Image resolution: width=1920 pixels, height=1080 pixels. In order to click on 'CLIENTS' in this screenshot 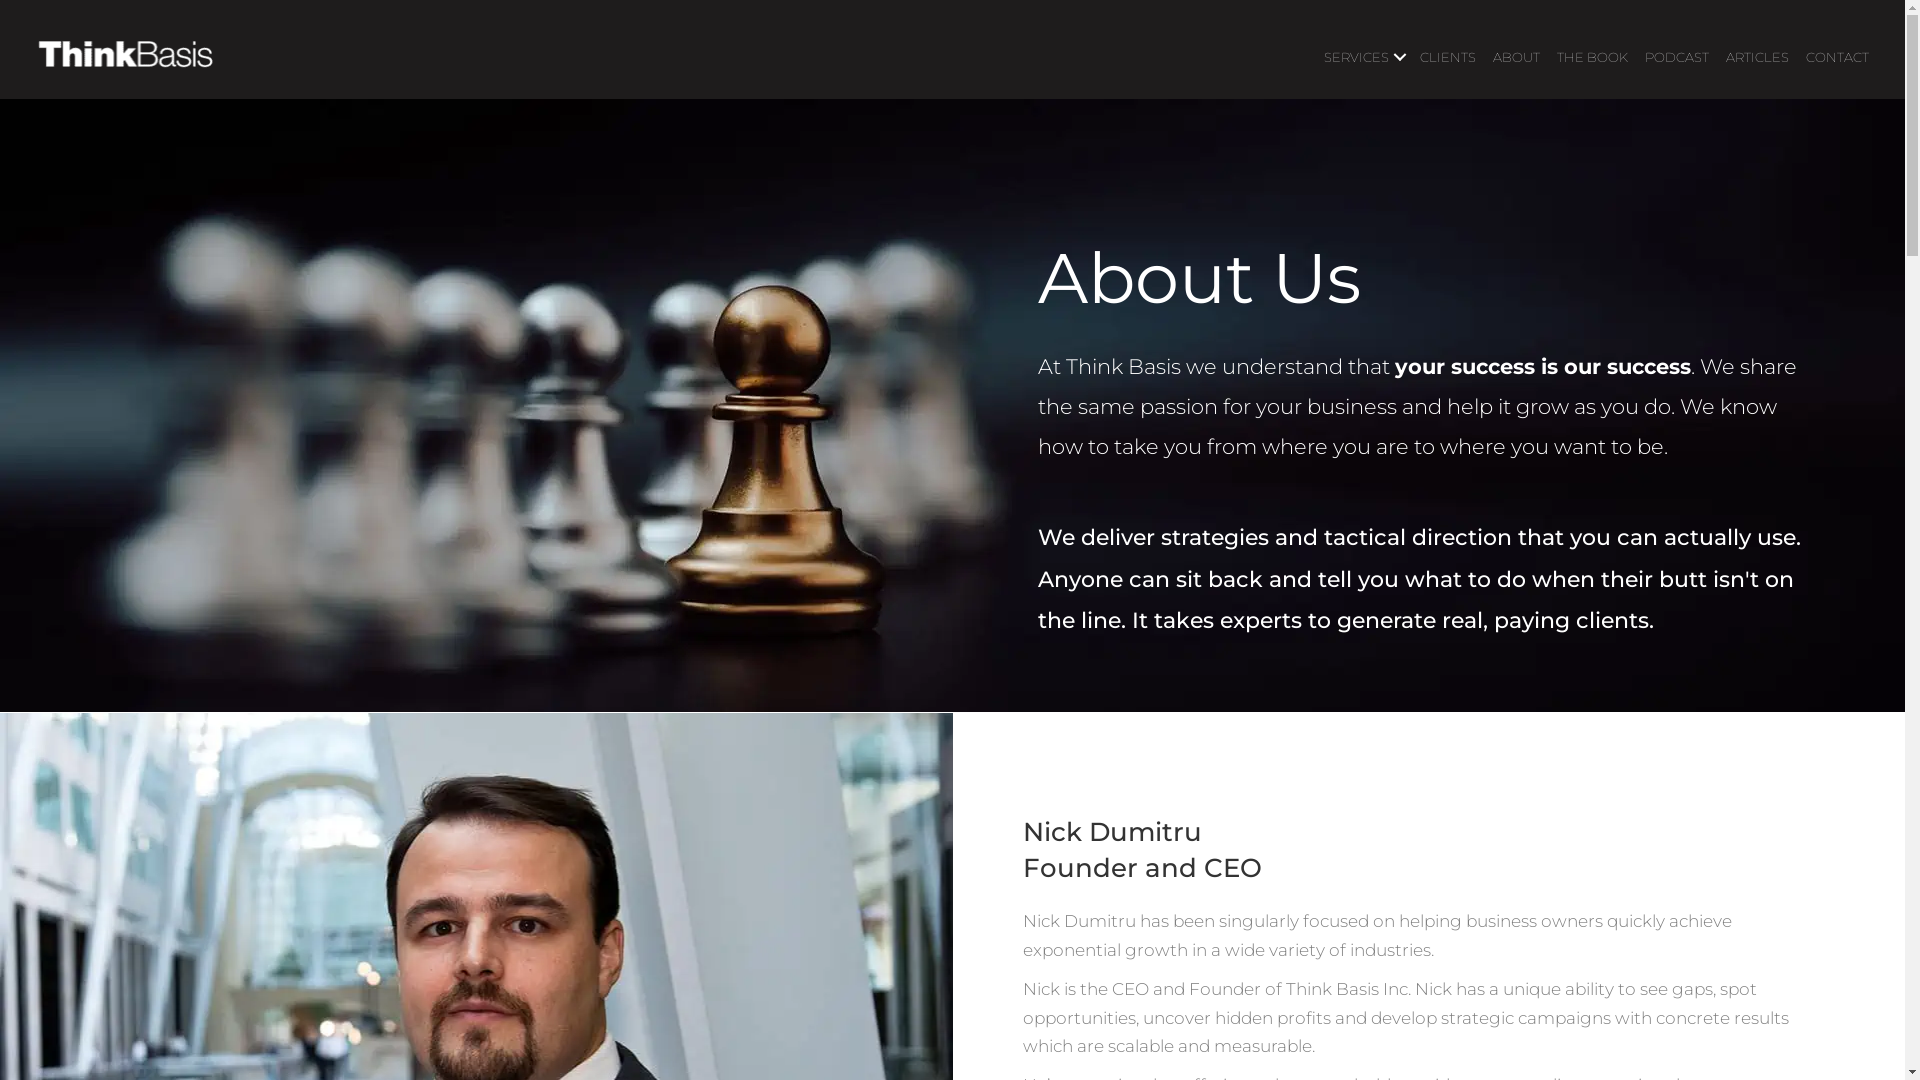, I will do `click(1448, 56)`.